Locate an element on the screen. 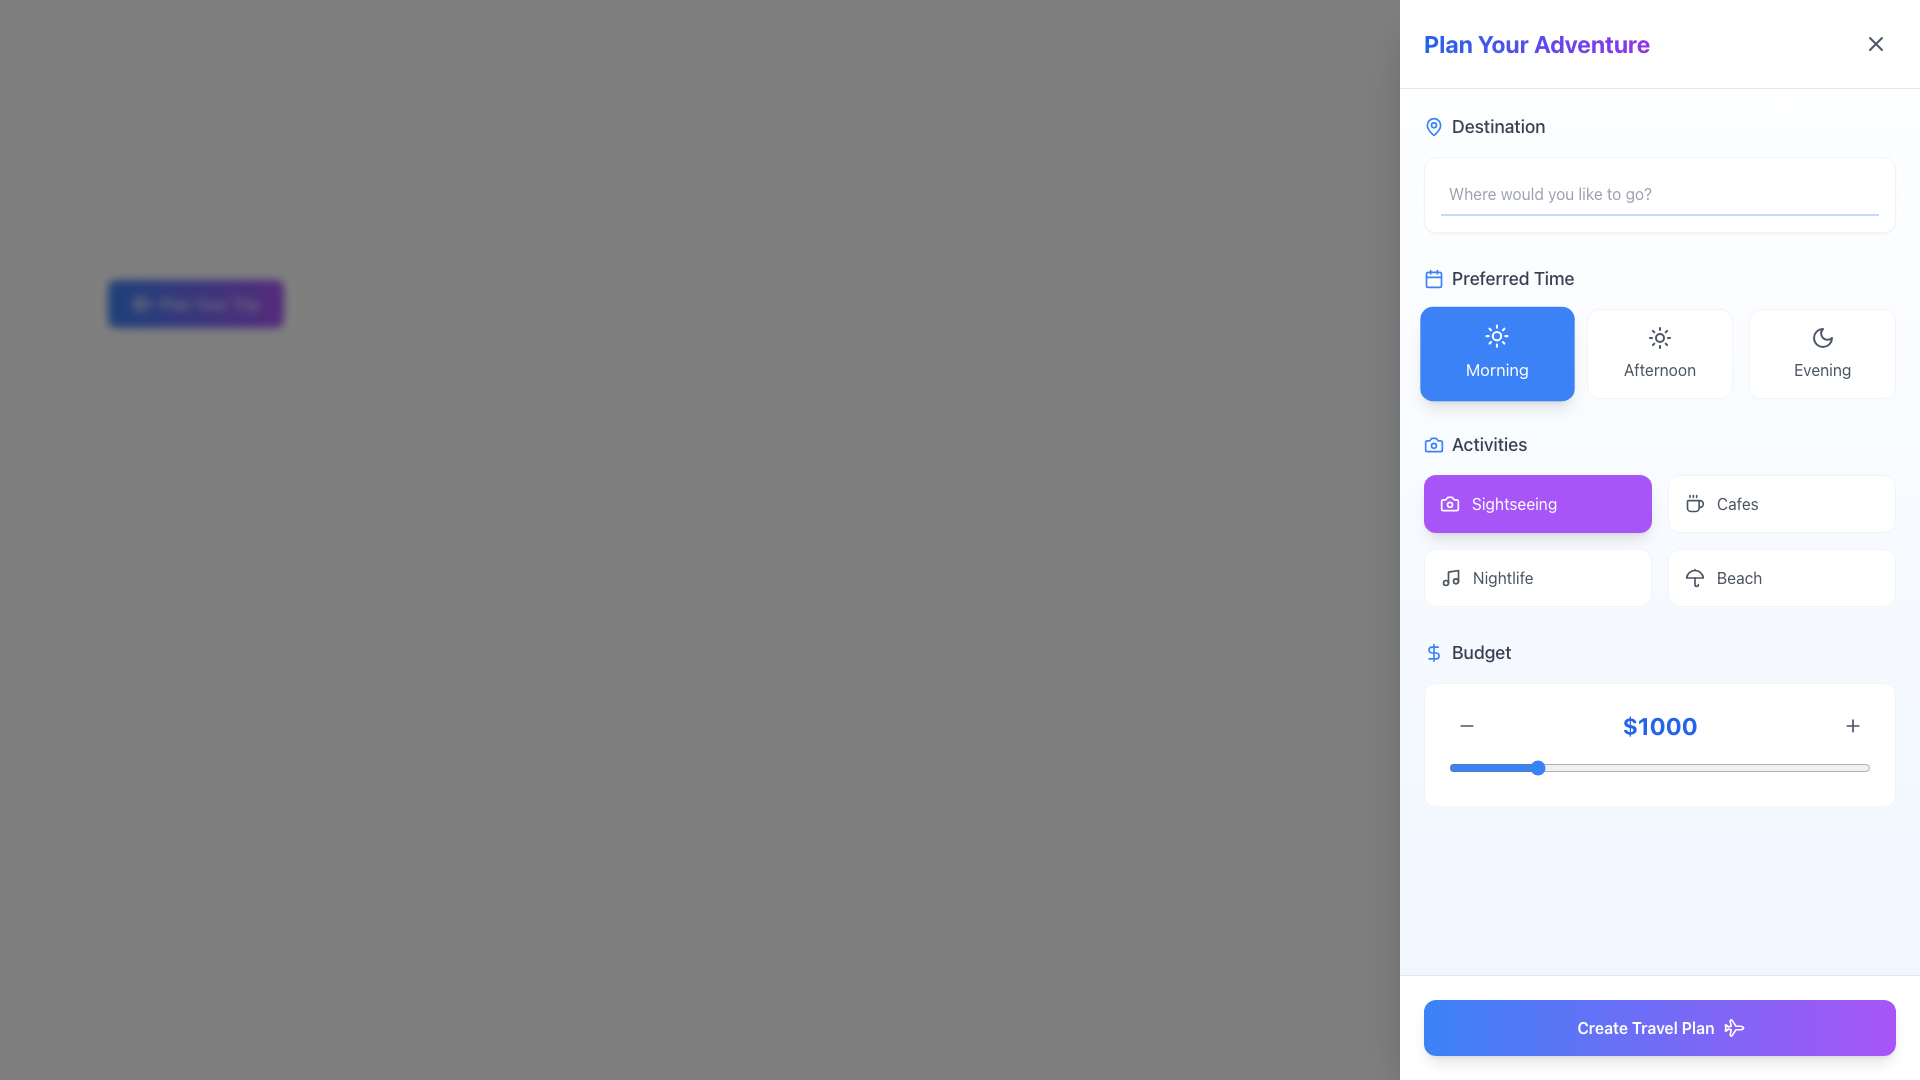  the prominent trip planning button located near the top-left of the interface to initiate the trip planning action is located at coordinates (195, 304).